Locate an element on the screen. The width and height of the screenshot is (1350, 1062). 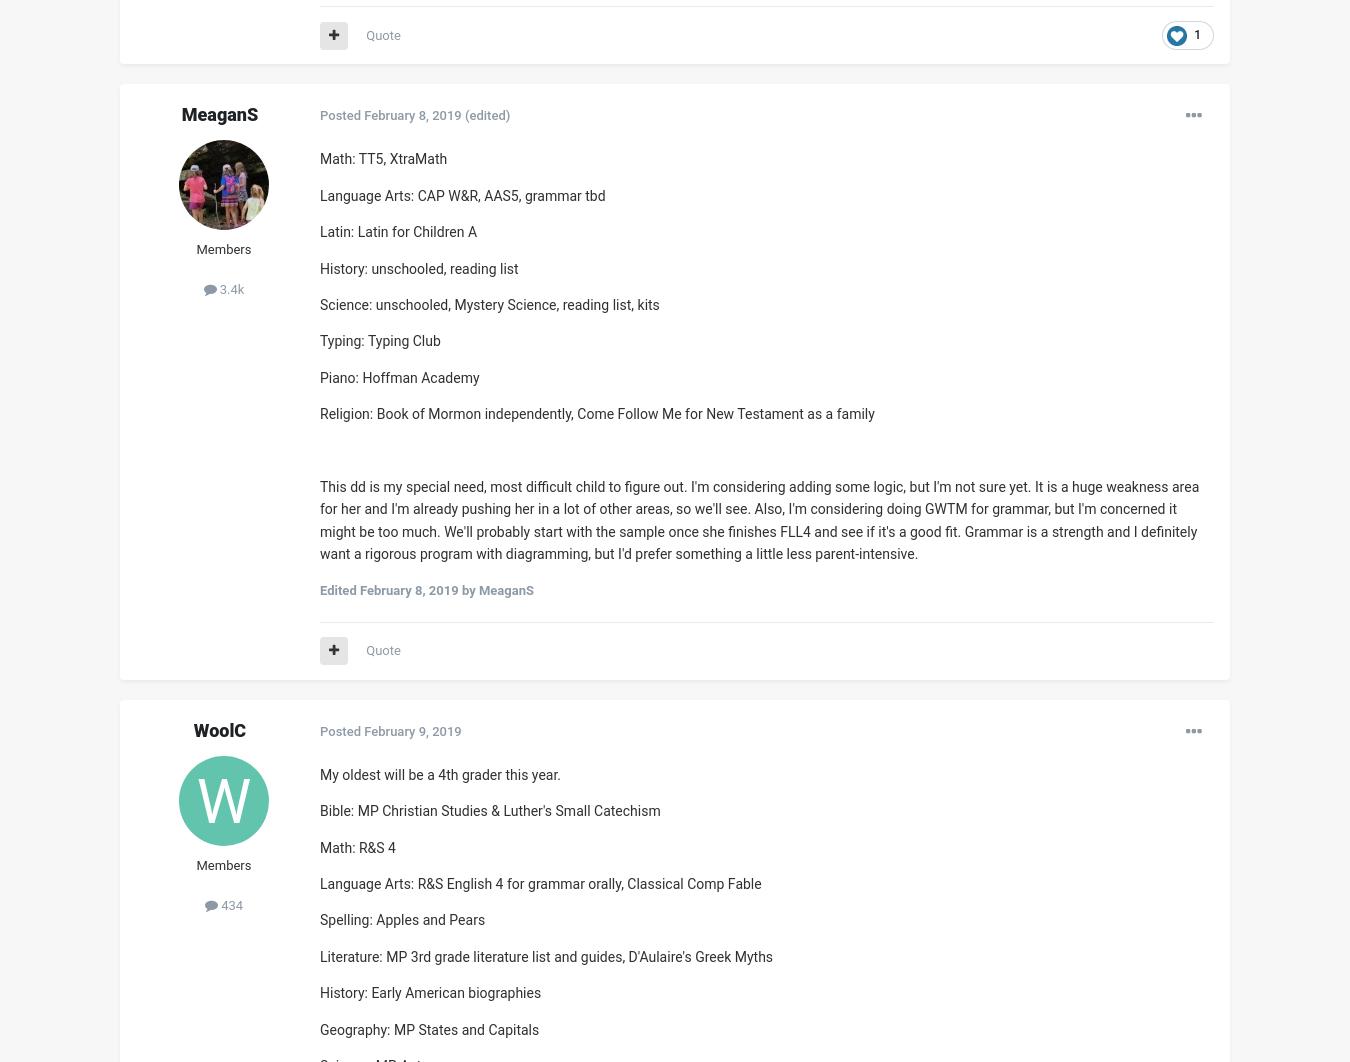
'1' is located at coordinates (1196, 35).